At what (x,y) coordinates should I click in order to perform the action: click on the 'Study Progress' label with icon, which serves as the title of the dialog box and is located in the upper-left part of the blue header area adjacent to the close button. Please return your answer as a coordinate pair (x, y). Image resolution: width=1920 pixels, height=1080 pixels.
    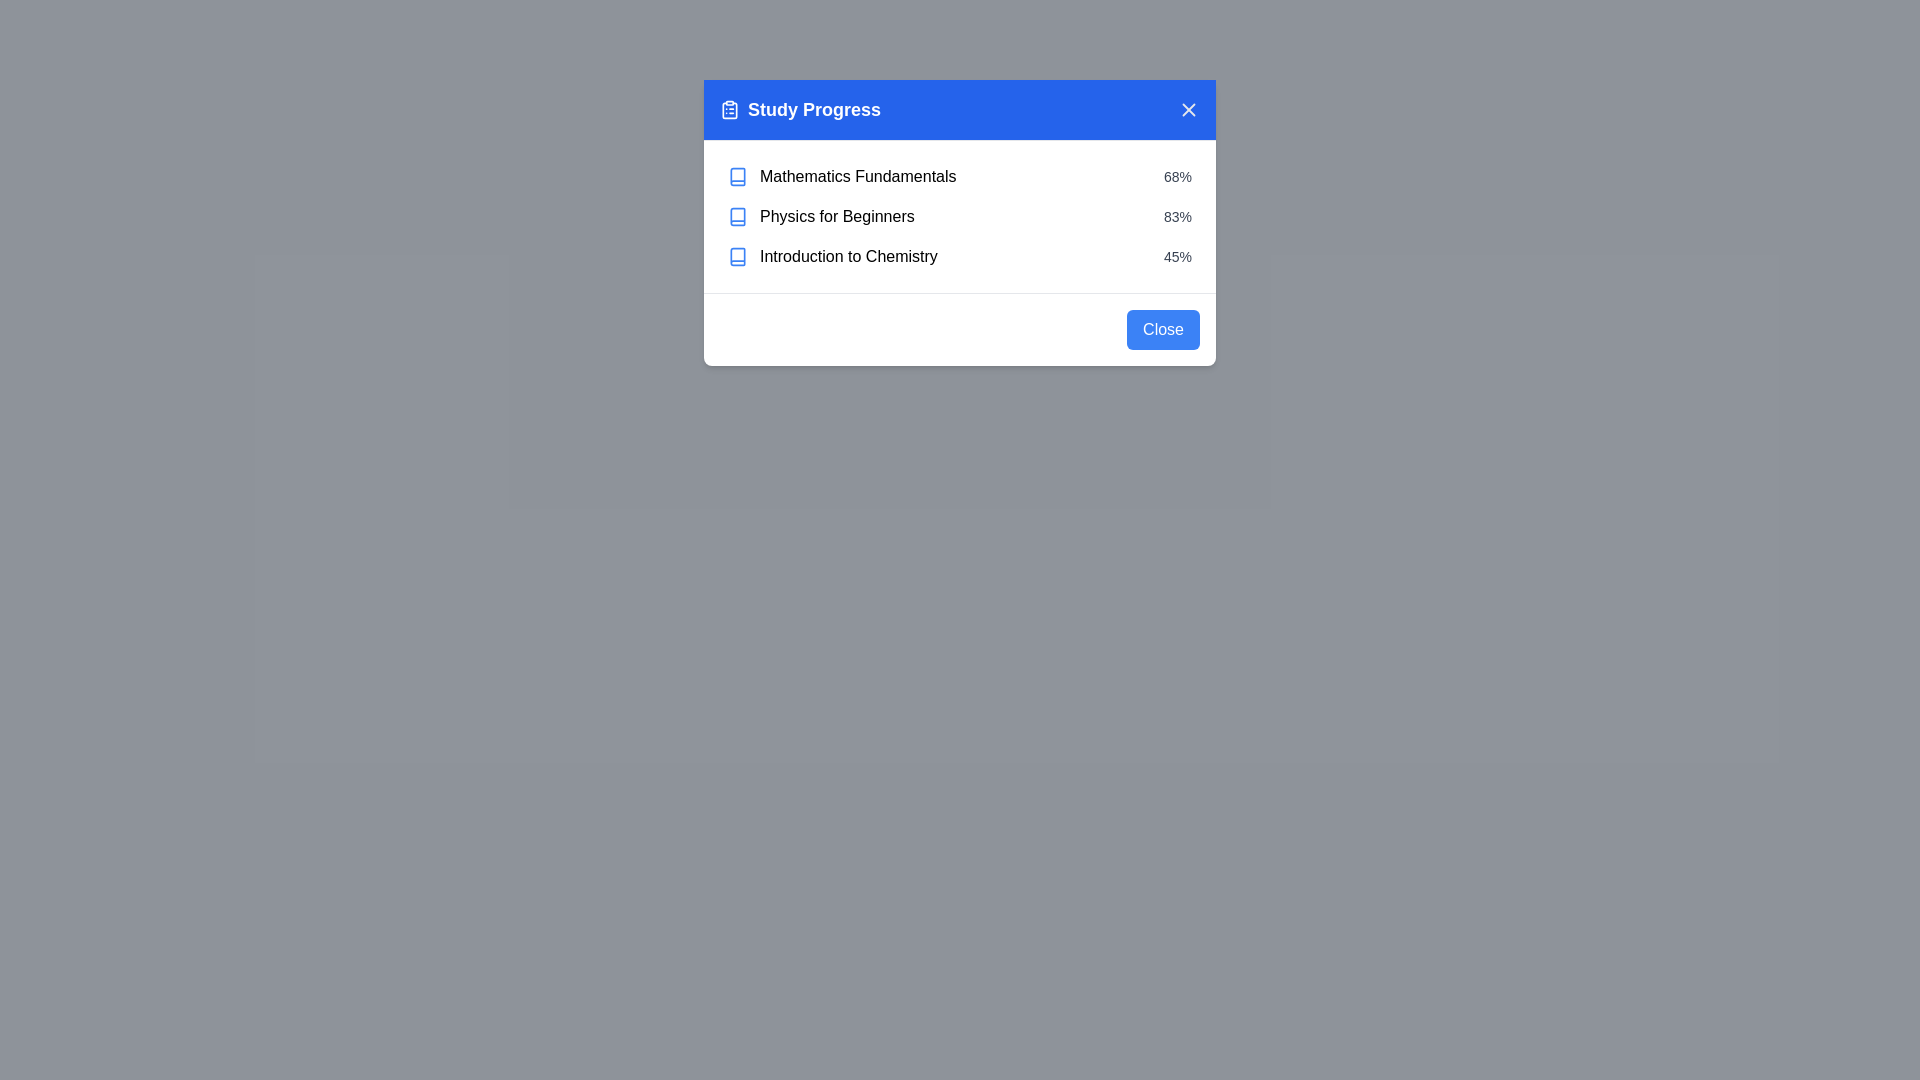
    Looking at the image, I should click on (800, 110).